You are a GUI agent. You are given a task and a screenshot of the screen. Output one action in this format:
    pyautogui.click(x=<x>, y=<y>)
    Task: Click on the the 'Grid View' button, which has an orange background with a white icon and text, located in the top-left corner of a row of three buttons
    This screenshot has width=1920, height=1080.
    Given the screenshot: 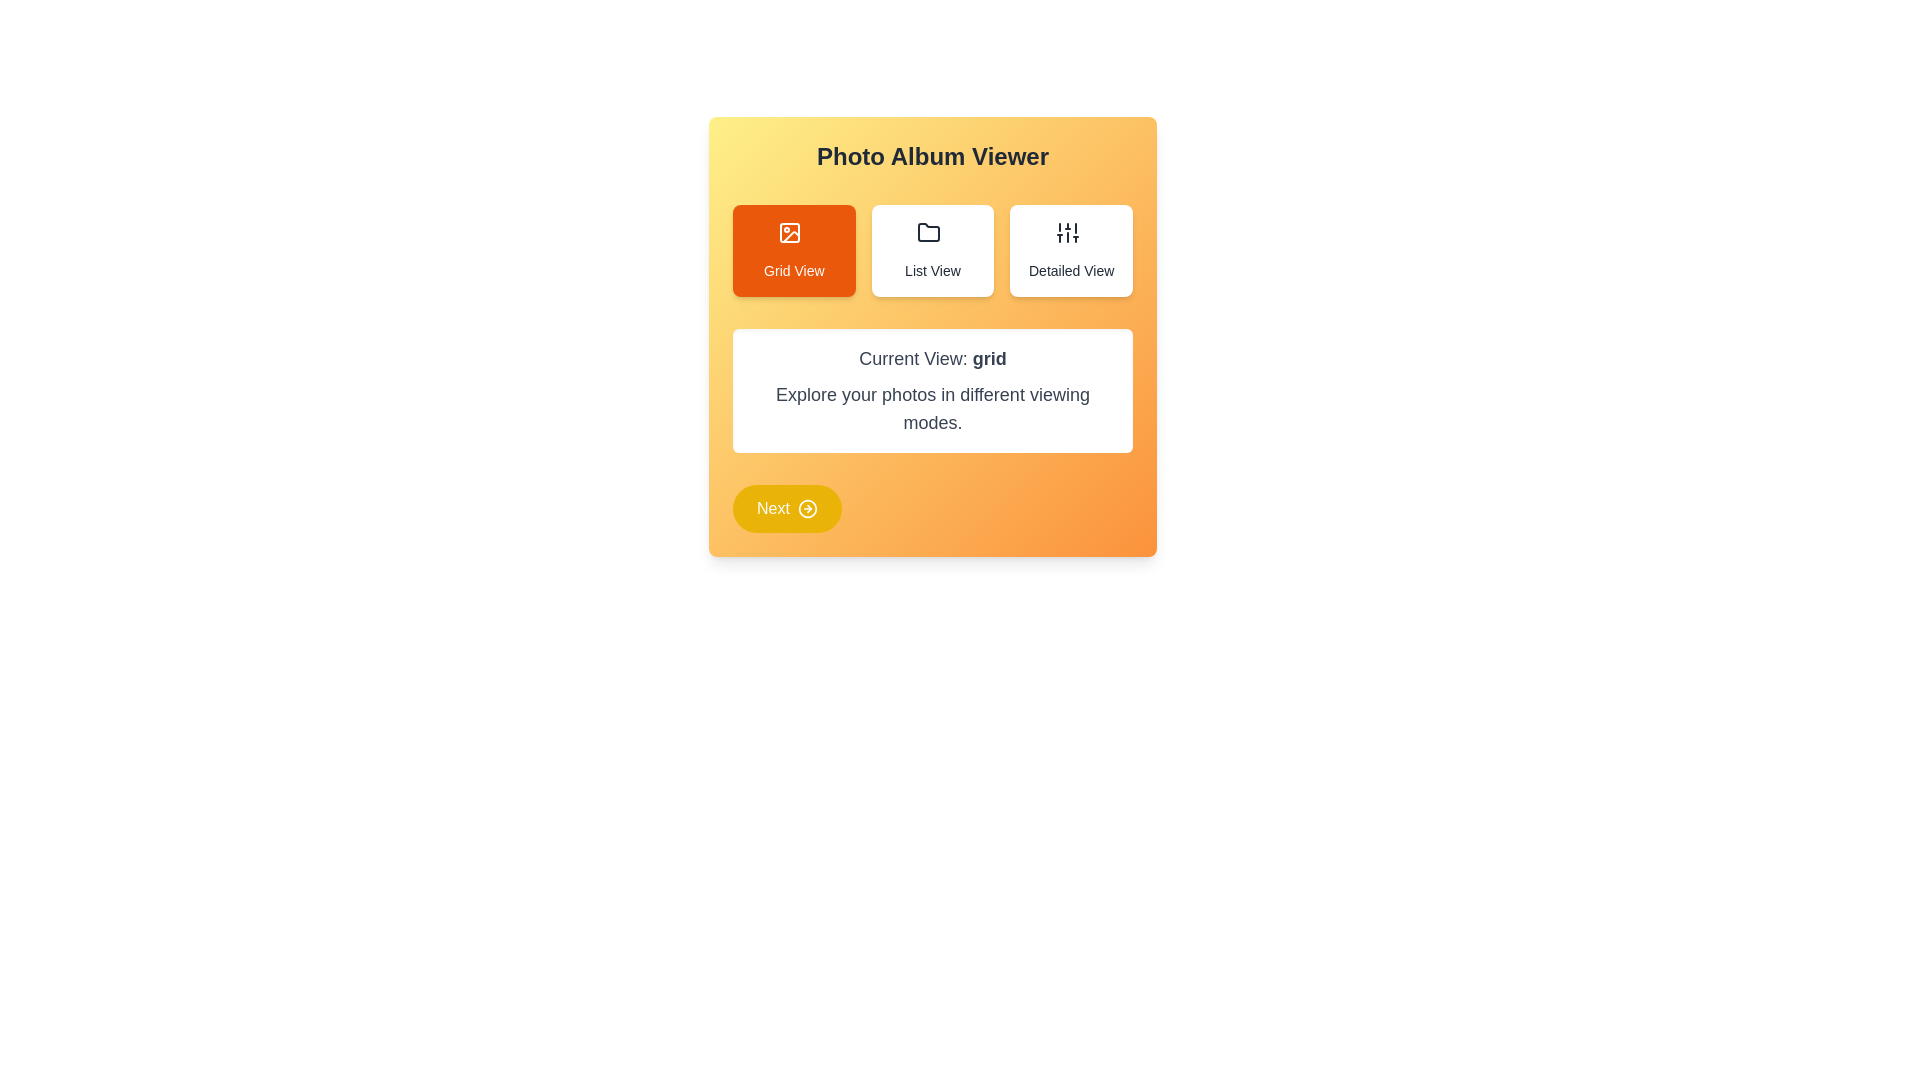 What is the action you would take?
    pyautogui.click(x=793, y=249)
    